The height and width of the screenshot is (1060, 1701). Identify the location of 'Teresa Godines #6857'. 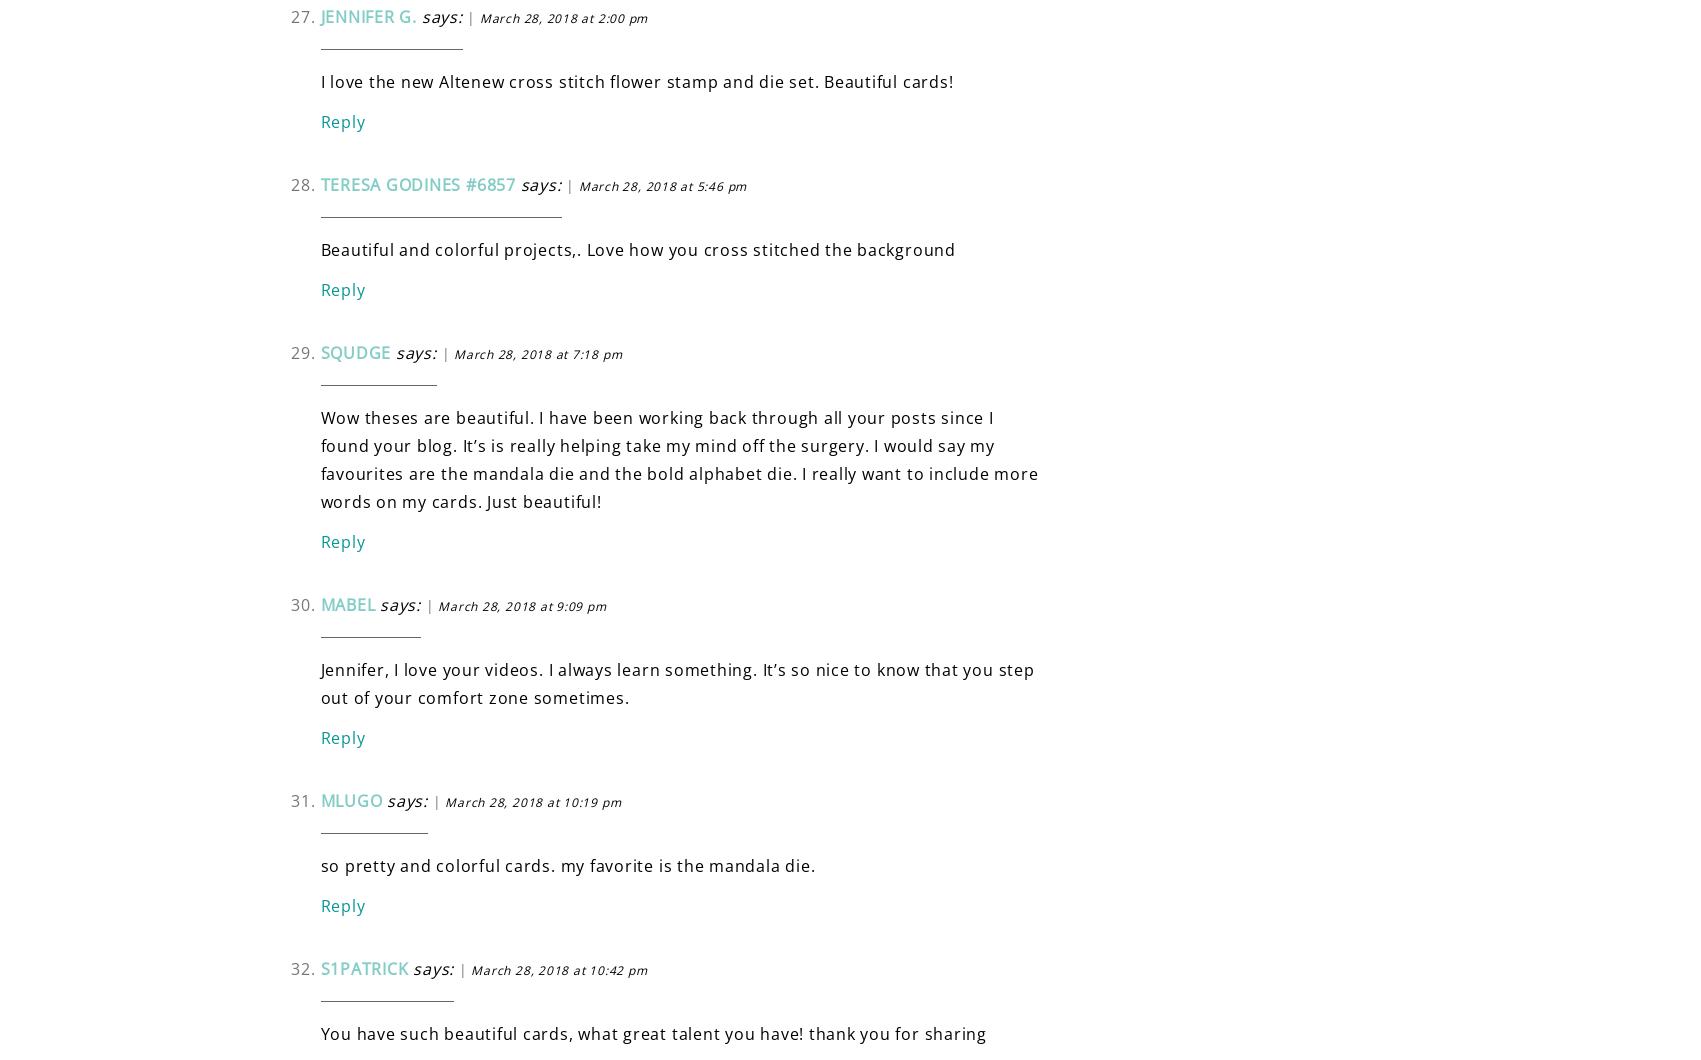
(416, 183).